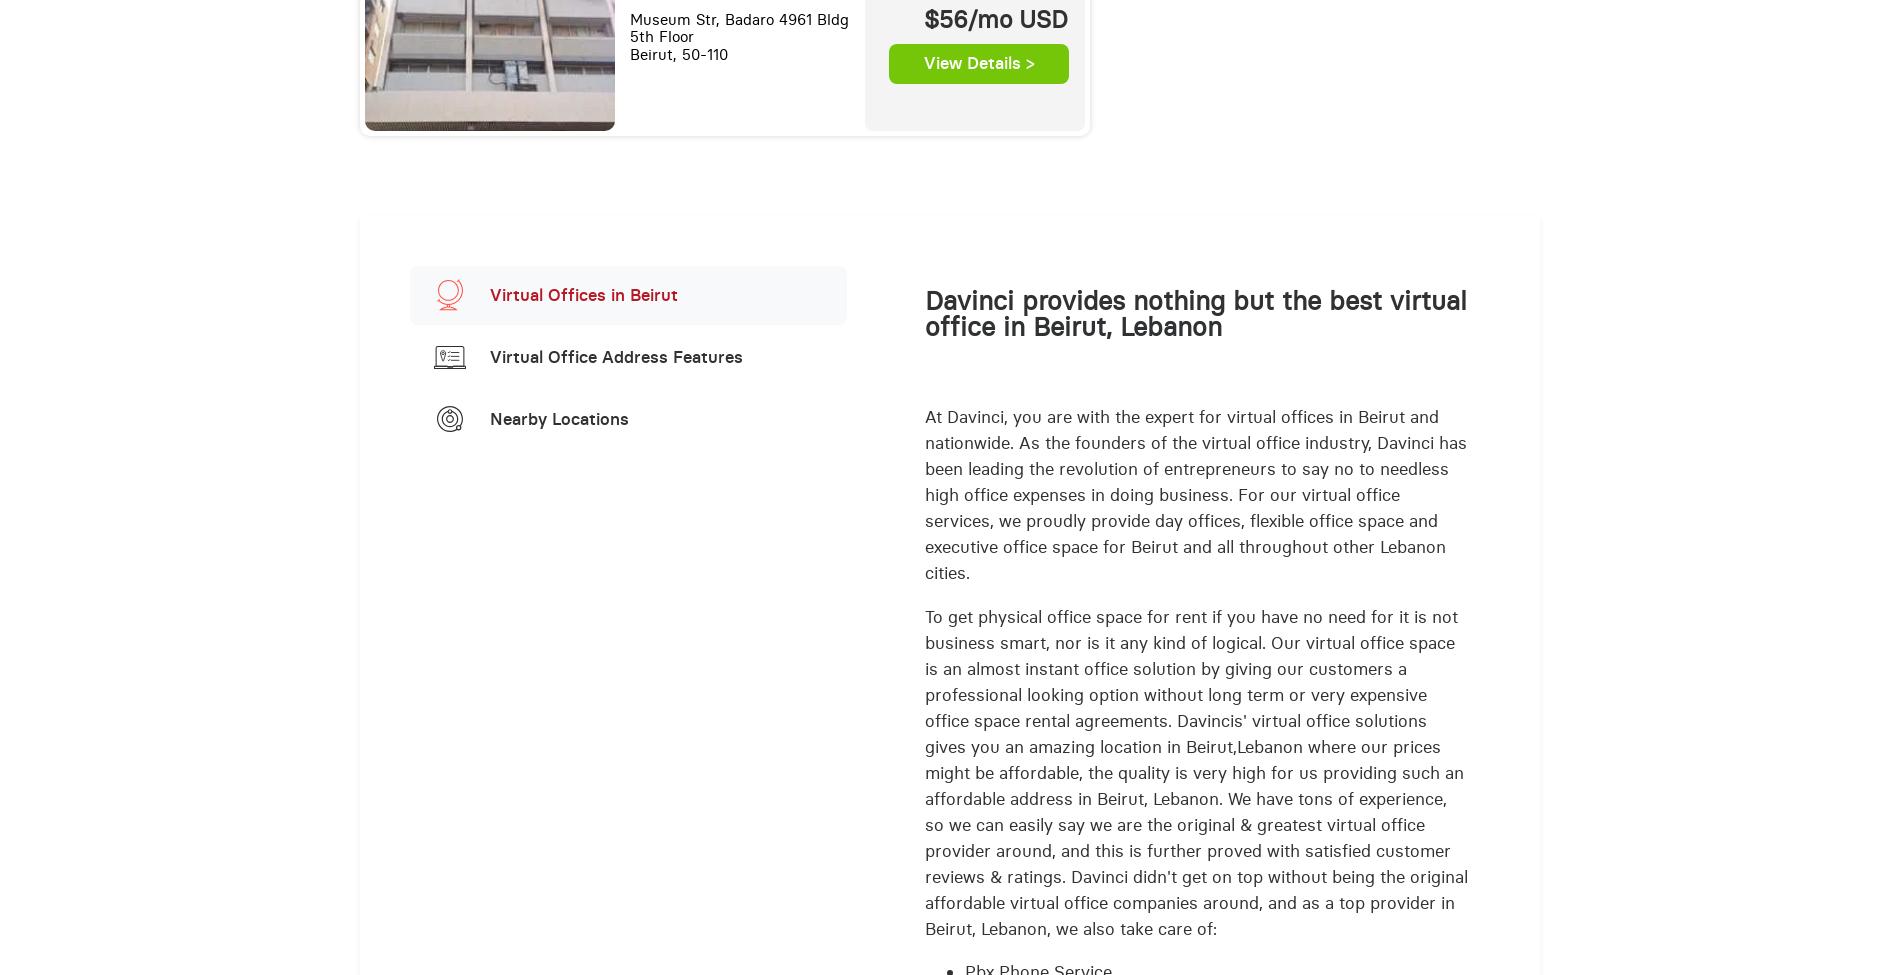 This screenshot has height=975, width=1900. What do you see at coordinates (677, 53) in the screenshot?
I see `'Beirut,  50-110'` at bounding box center [677, 53].